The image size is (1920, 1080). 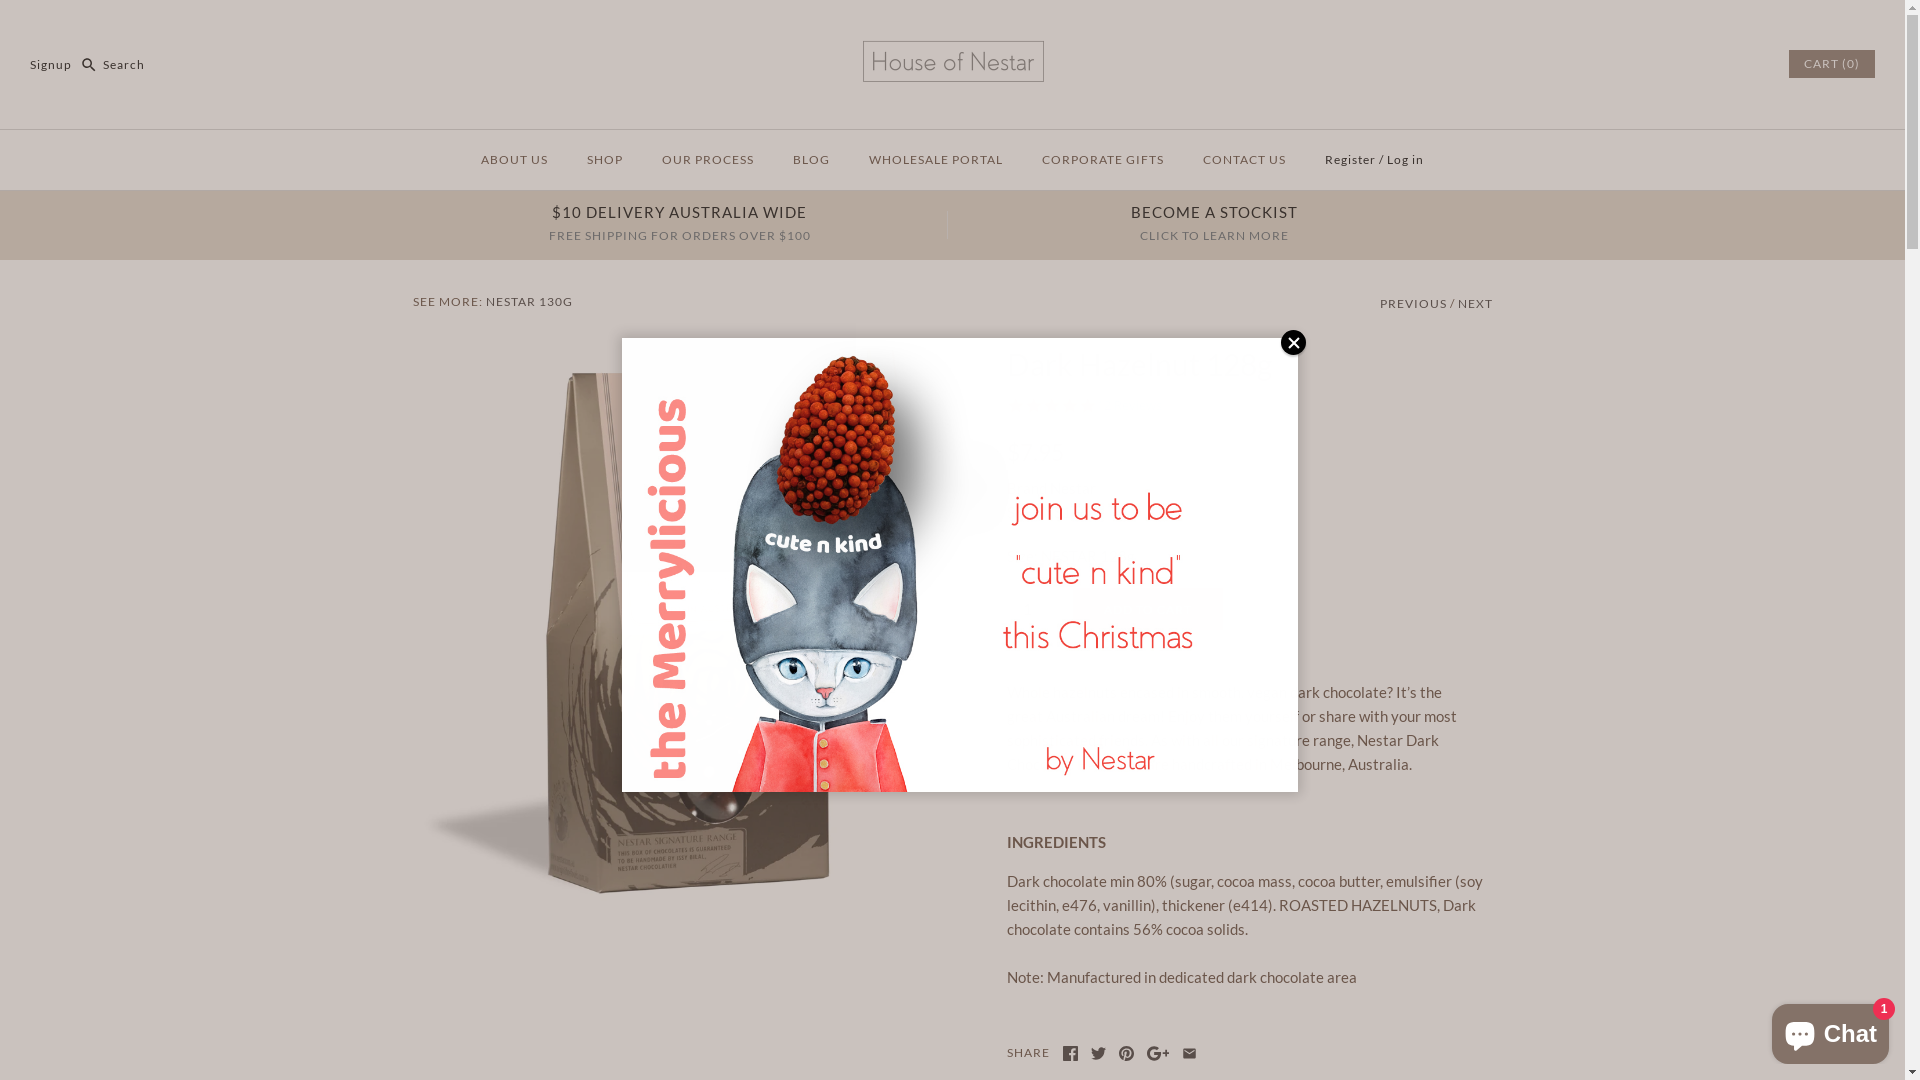 I want to click on 'Register', so click(x=1350, y=158).